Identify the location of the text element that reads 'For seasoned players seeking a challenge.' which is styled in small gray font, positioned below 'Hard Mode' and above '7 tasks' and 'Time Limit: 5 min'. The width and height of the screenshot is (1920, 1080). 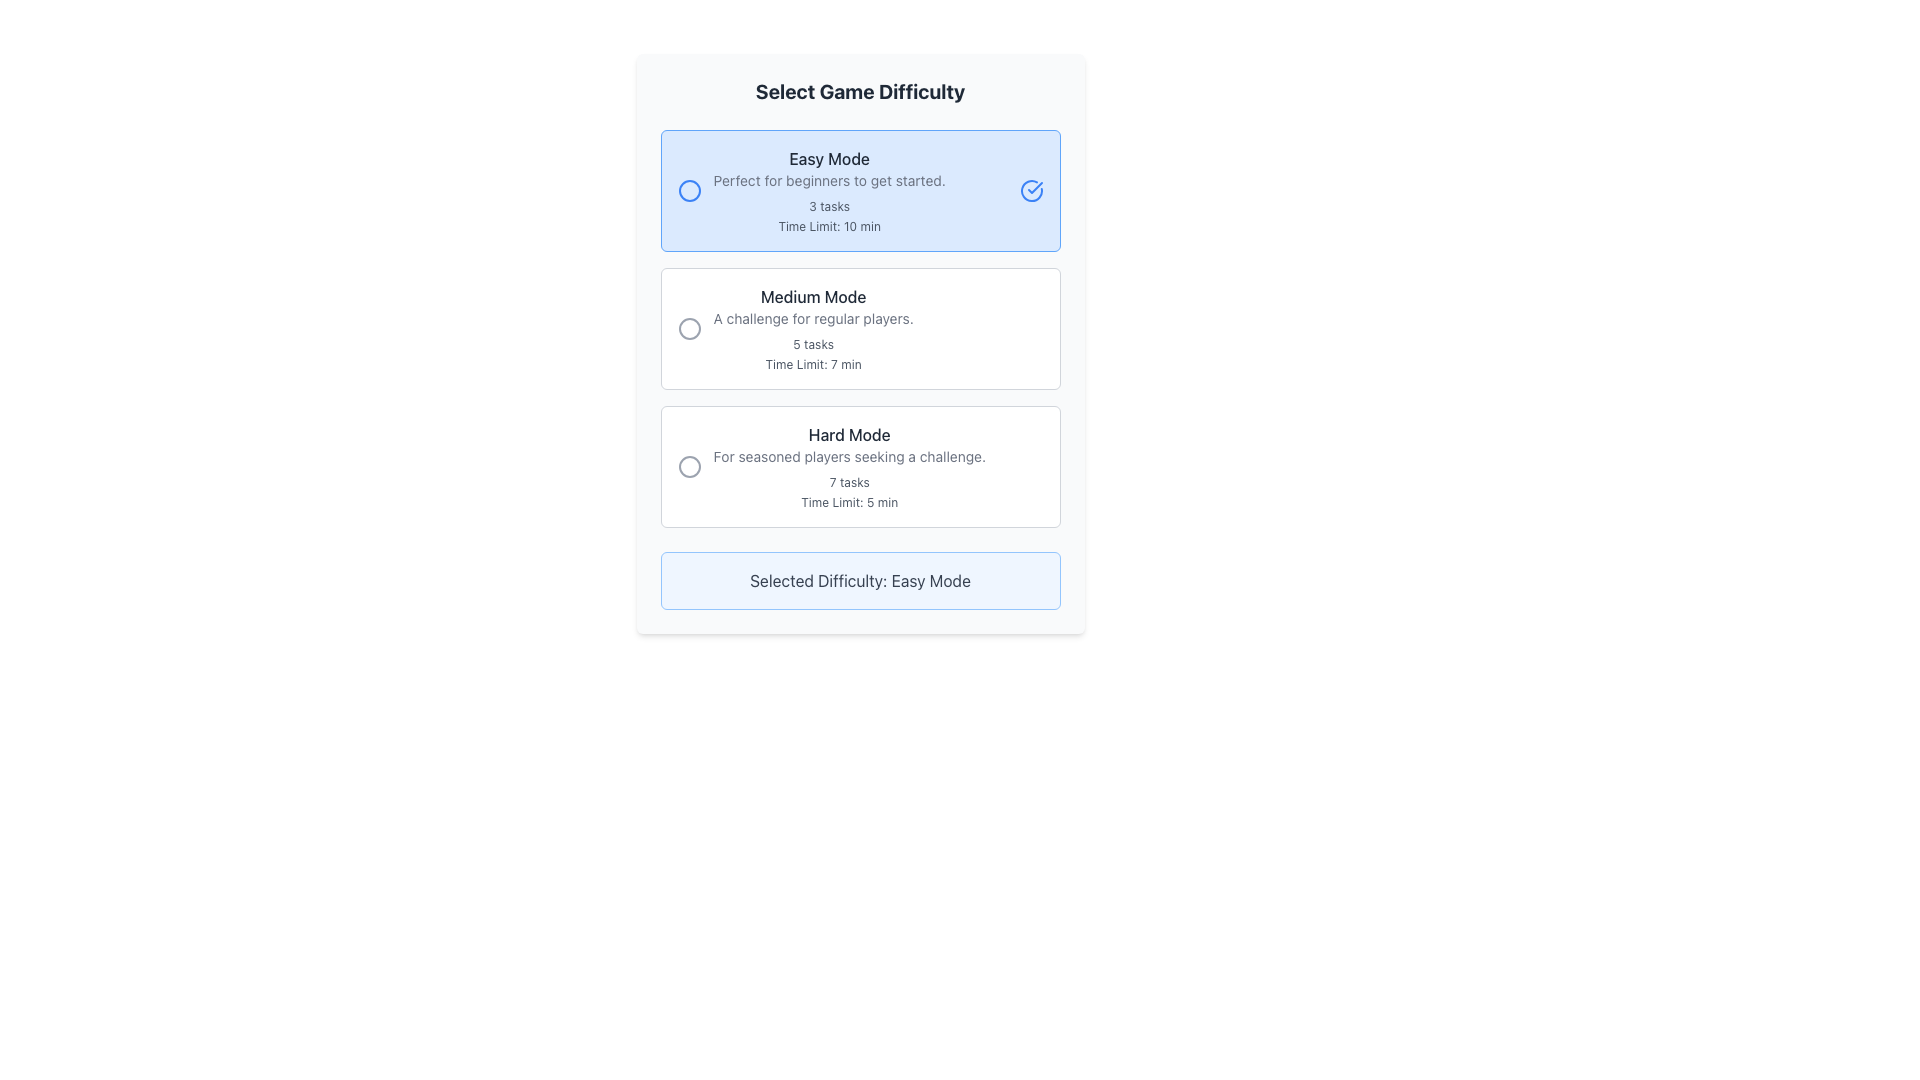
(849, 456).